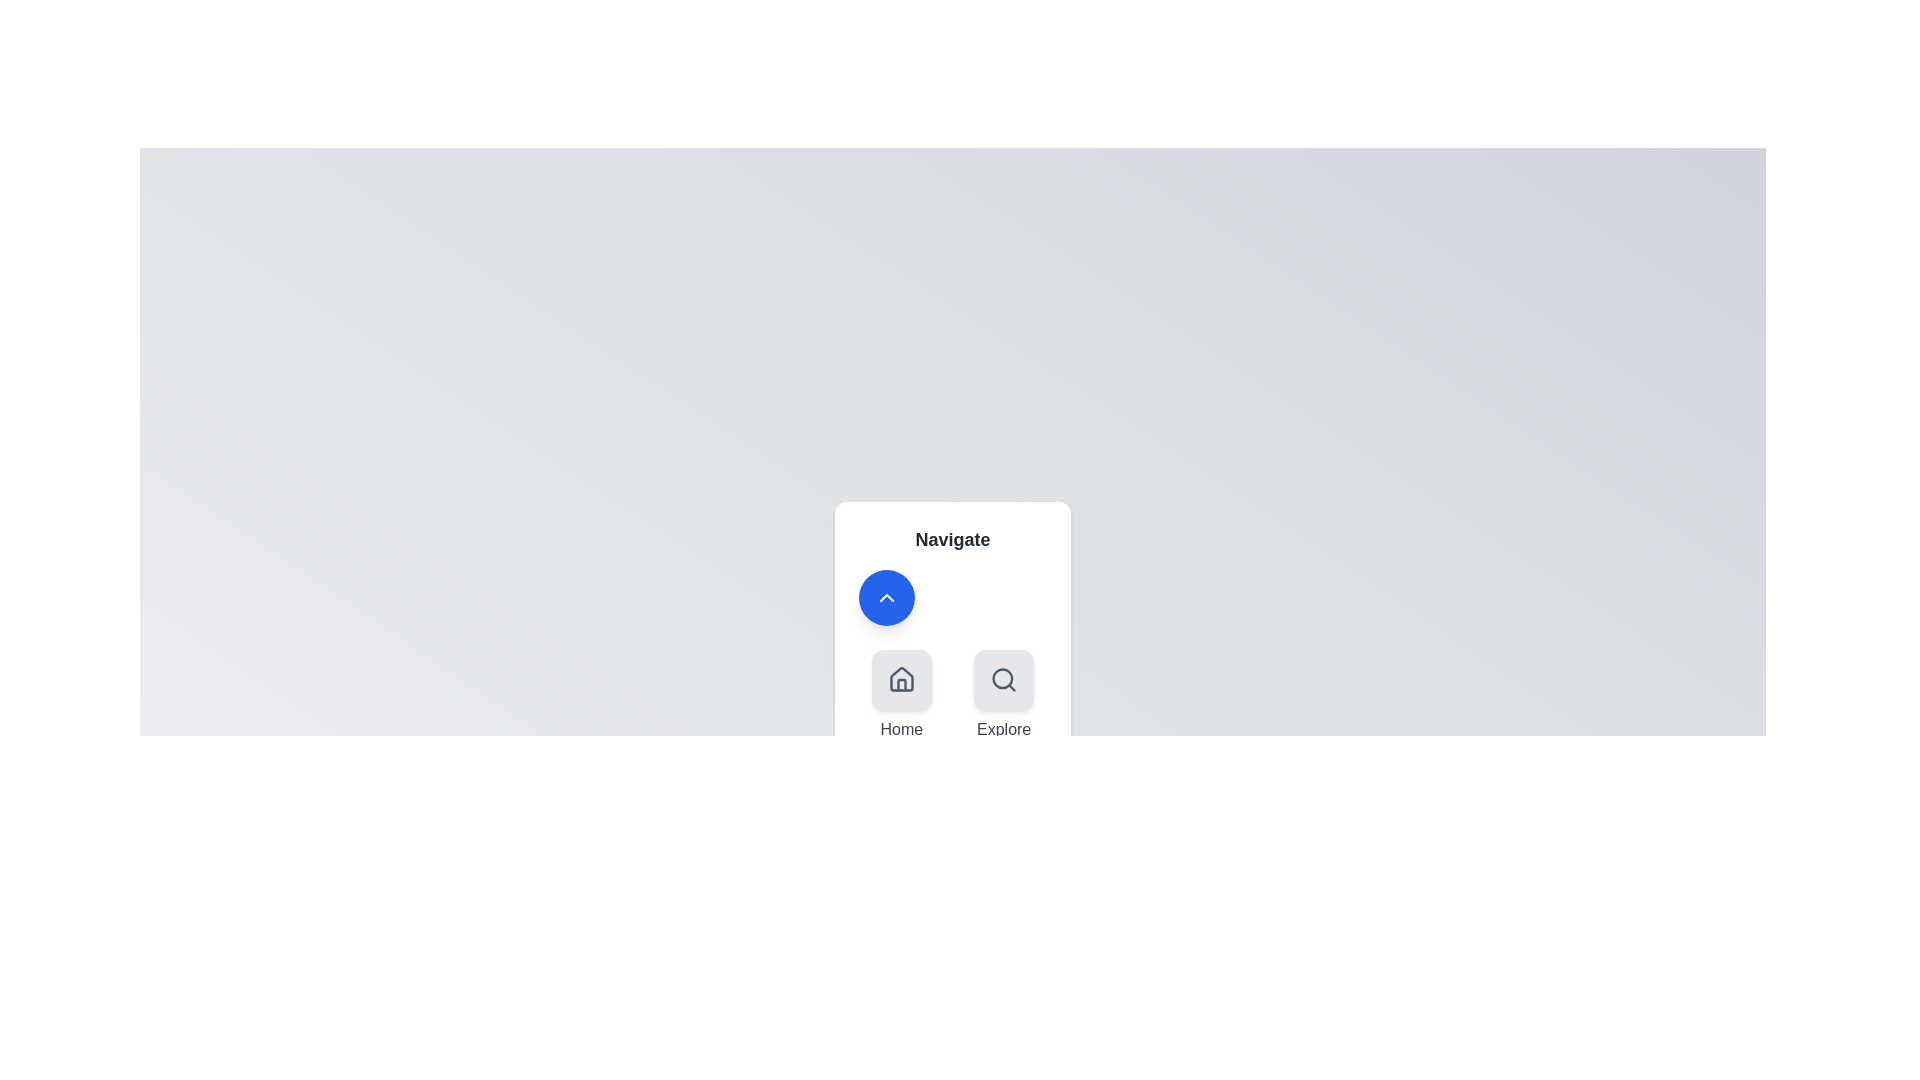  What do you see at coordinates (1004, 678) in the screenshot?
I see `the navigation option Explore by clicking its corresponding icon` at bounding box center [1004, 678].